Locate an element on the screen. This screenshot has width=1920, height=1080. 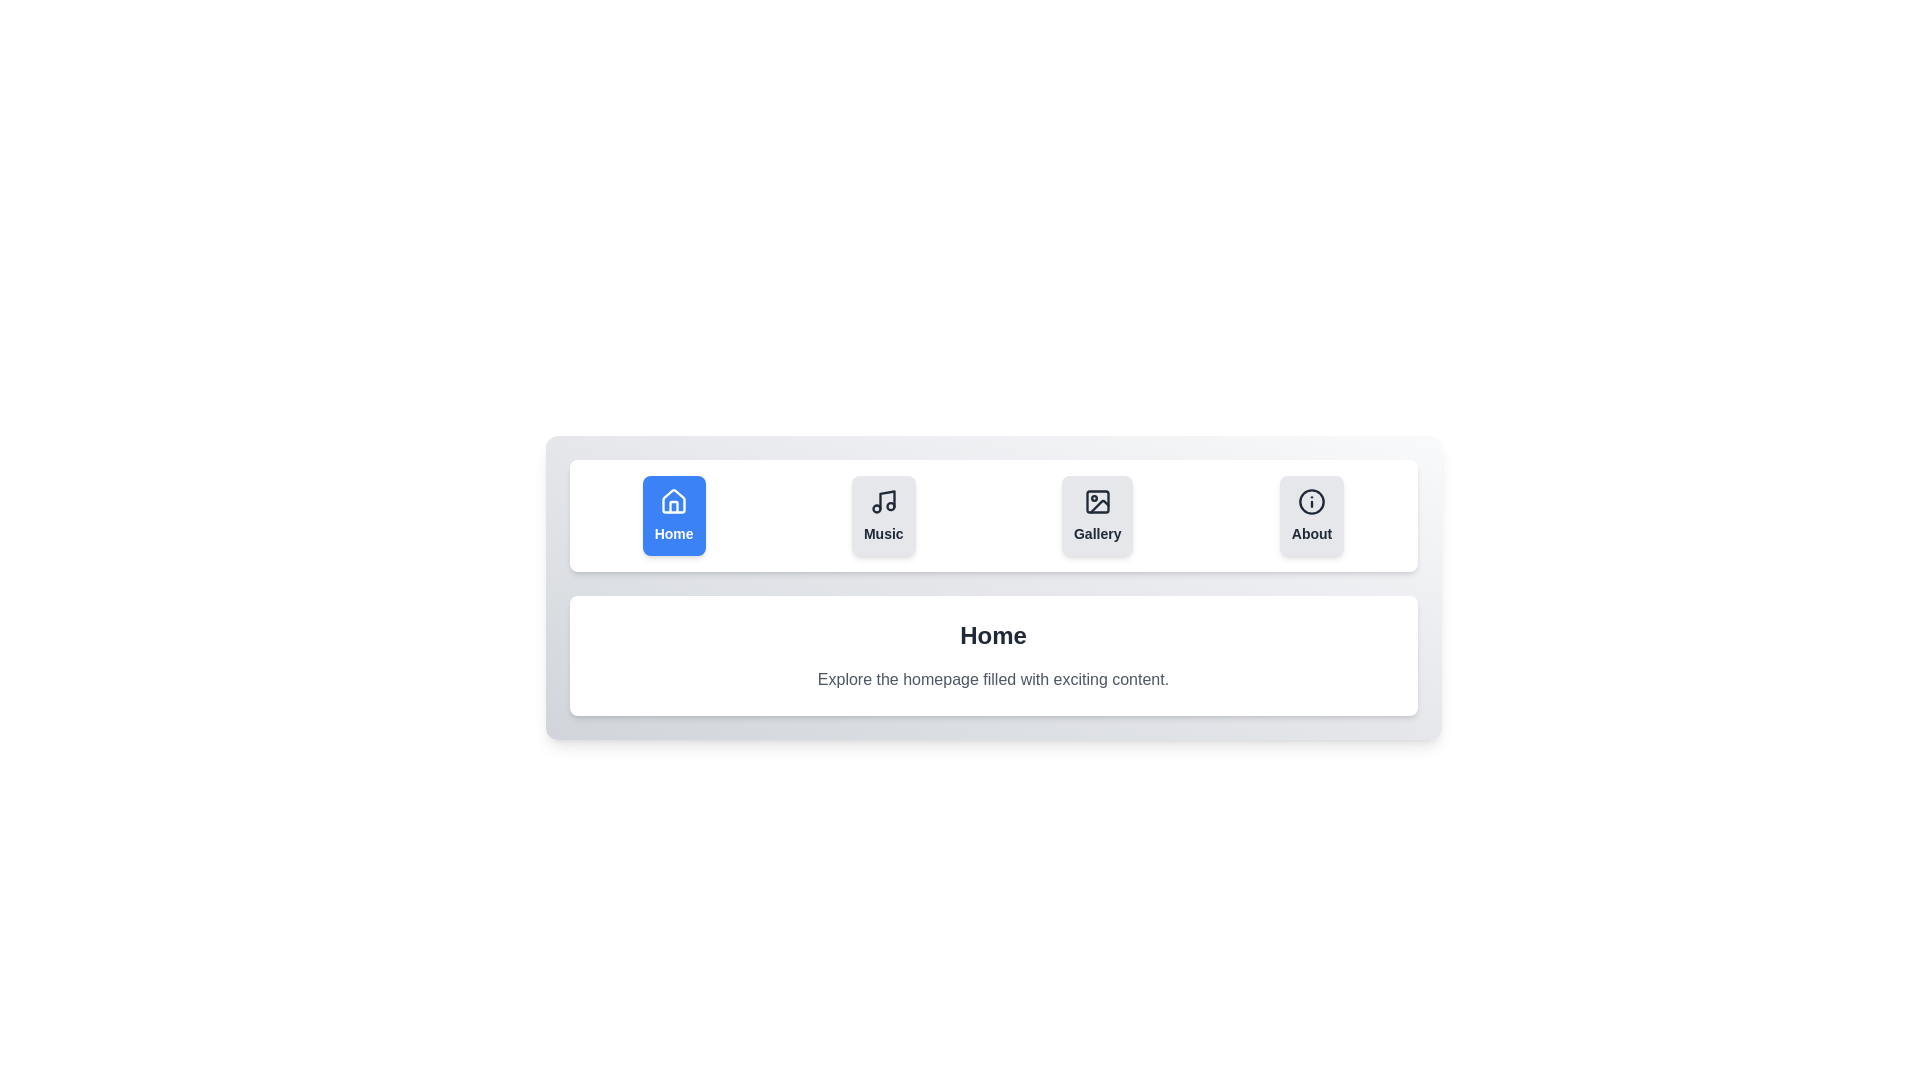
the Music tab to switch to it is located at coordinates (882, 515).